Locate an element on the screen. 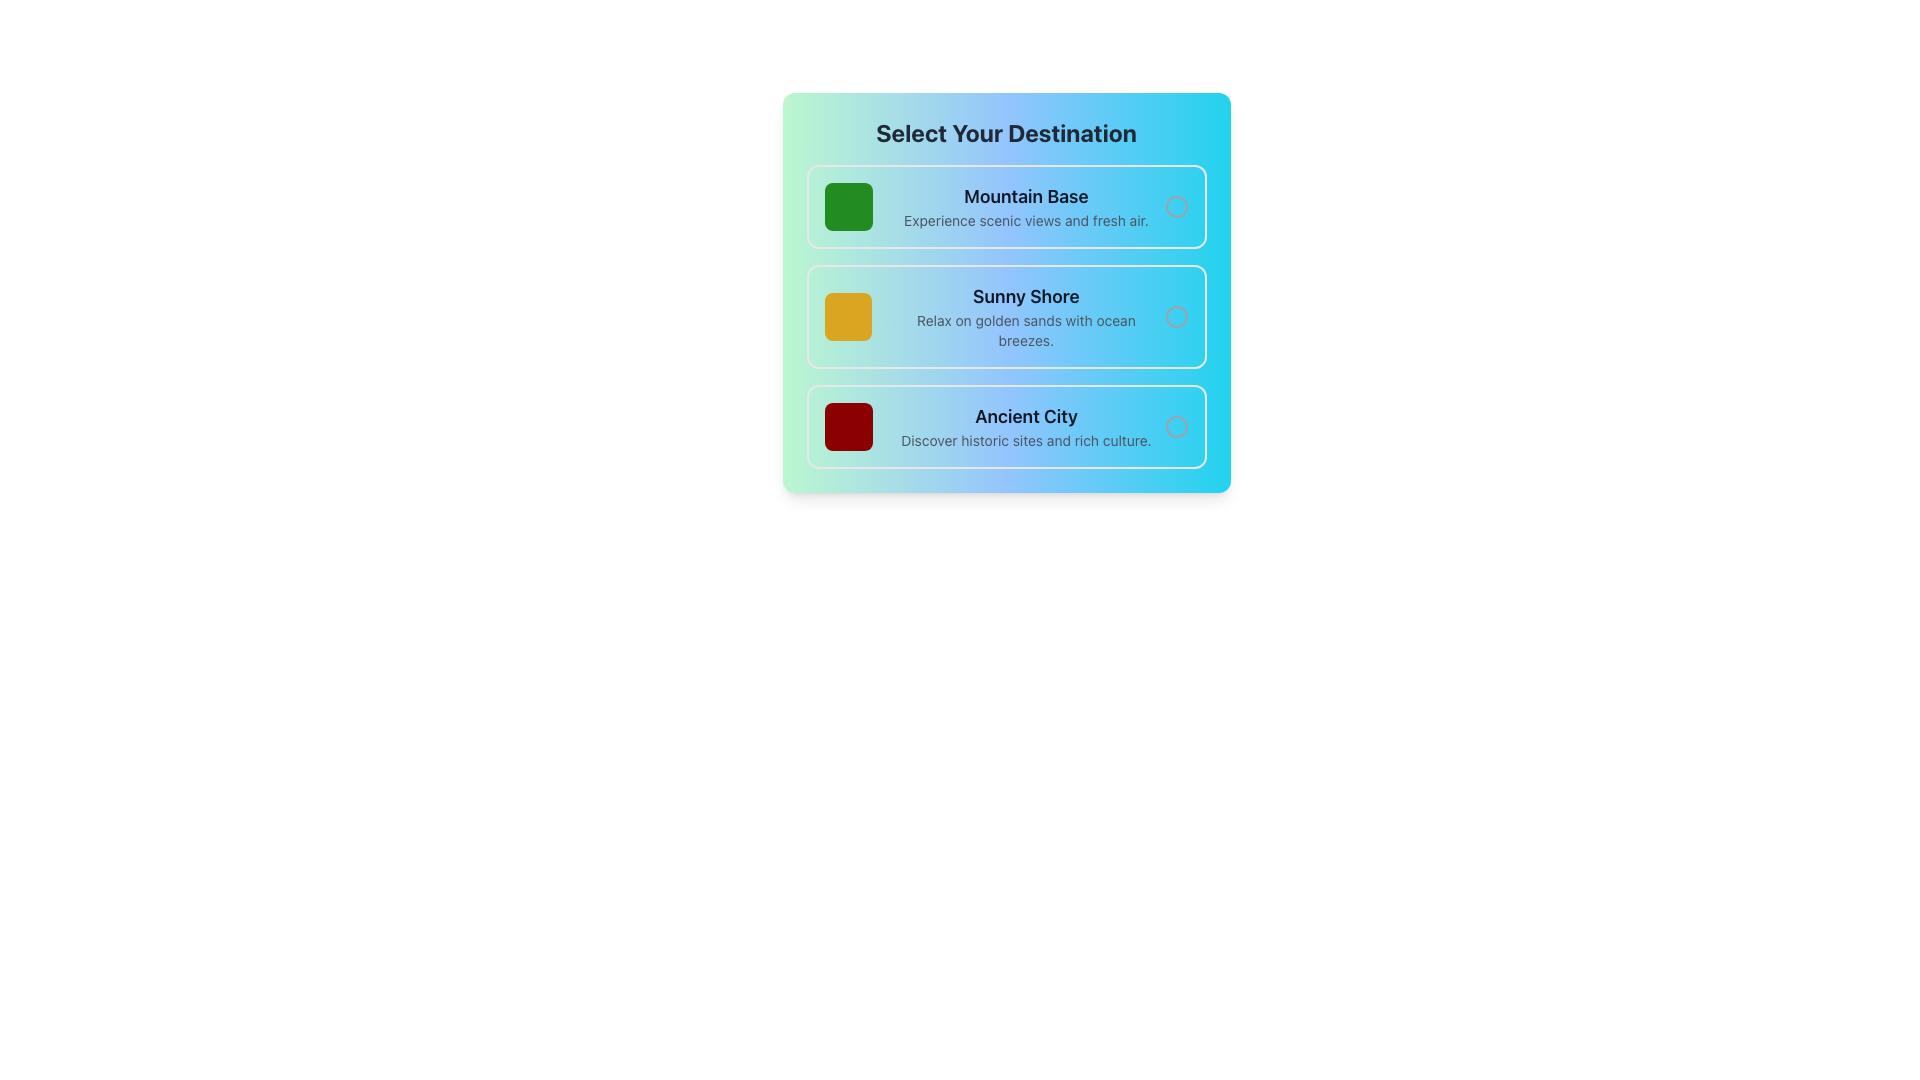  the 'Sunny Shore' option card is located at coordinates (1006, 315).